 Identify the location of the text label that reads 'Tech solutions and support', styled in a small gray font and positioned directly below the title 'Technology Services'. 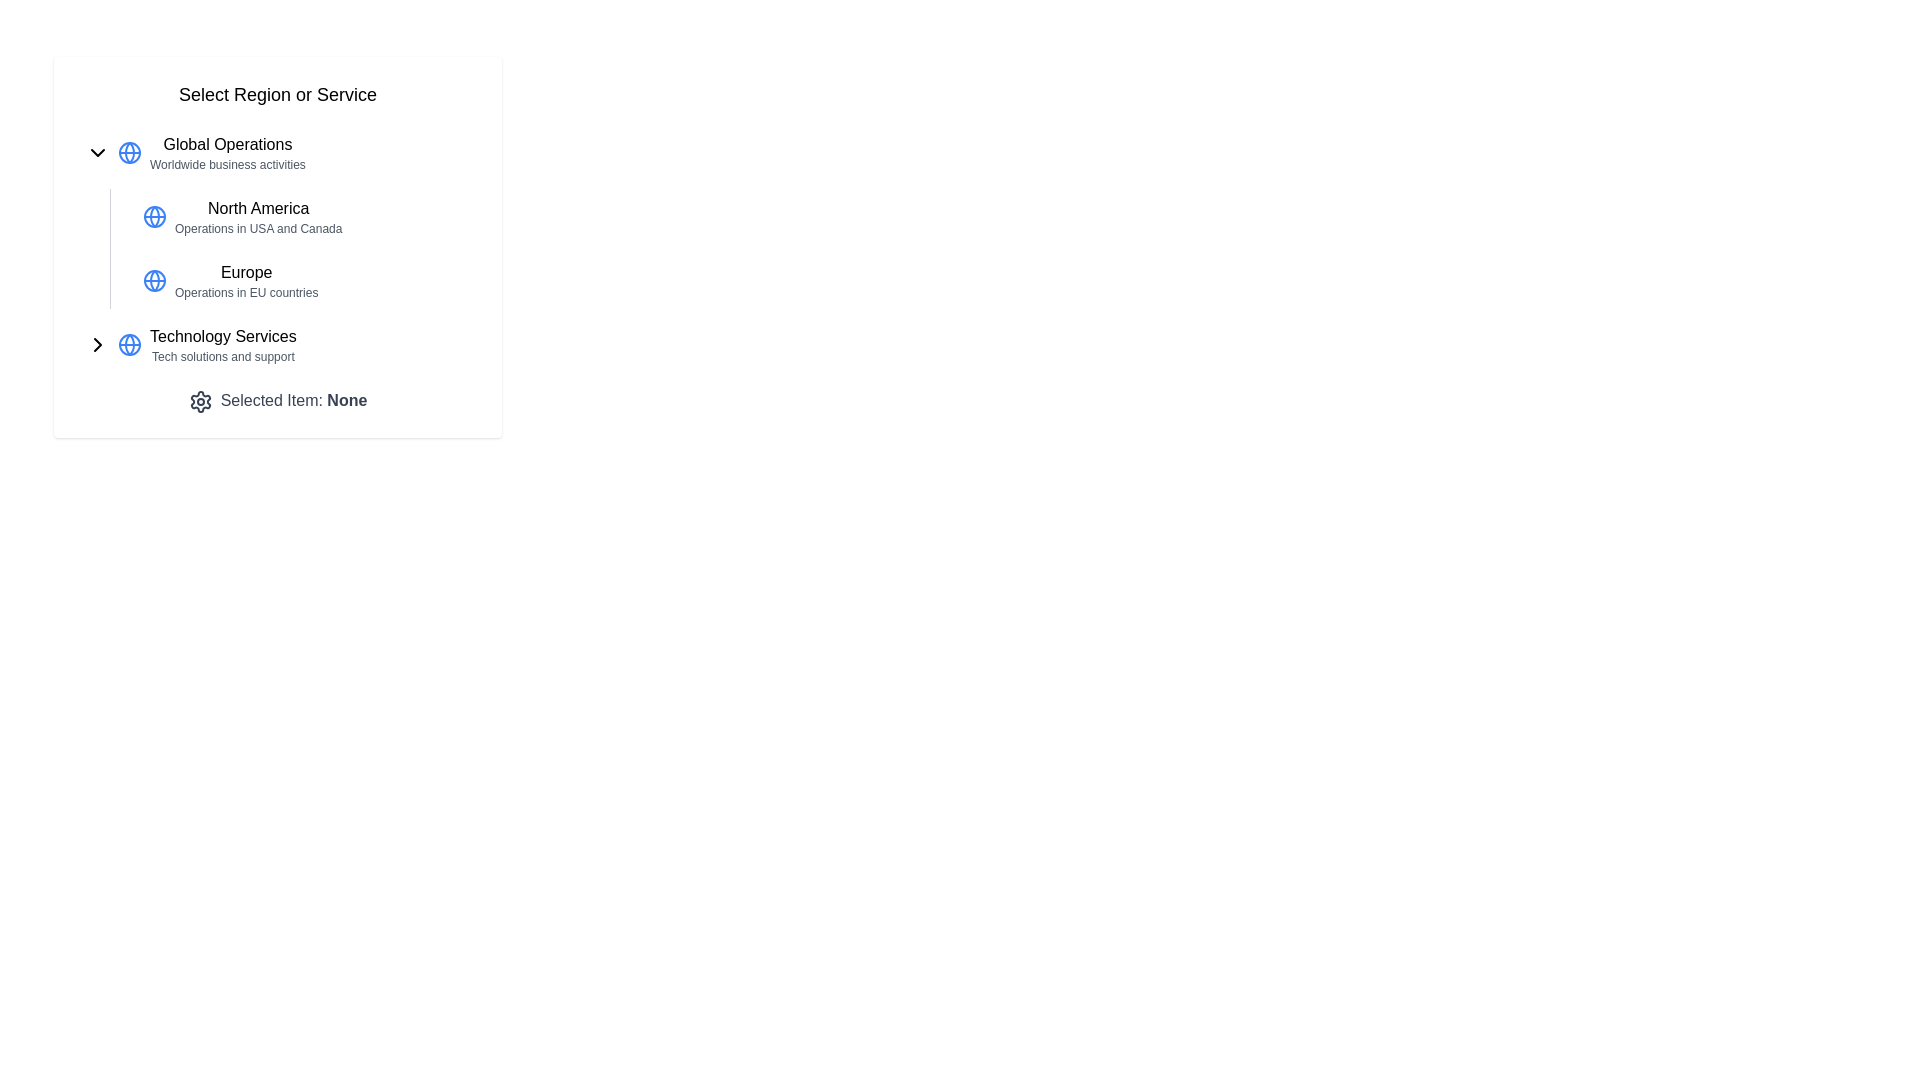
(223, 356).